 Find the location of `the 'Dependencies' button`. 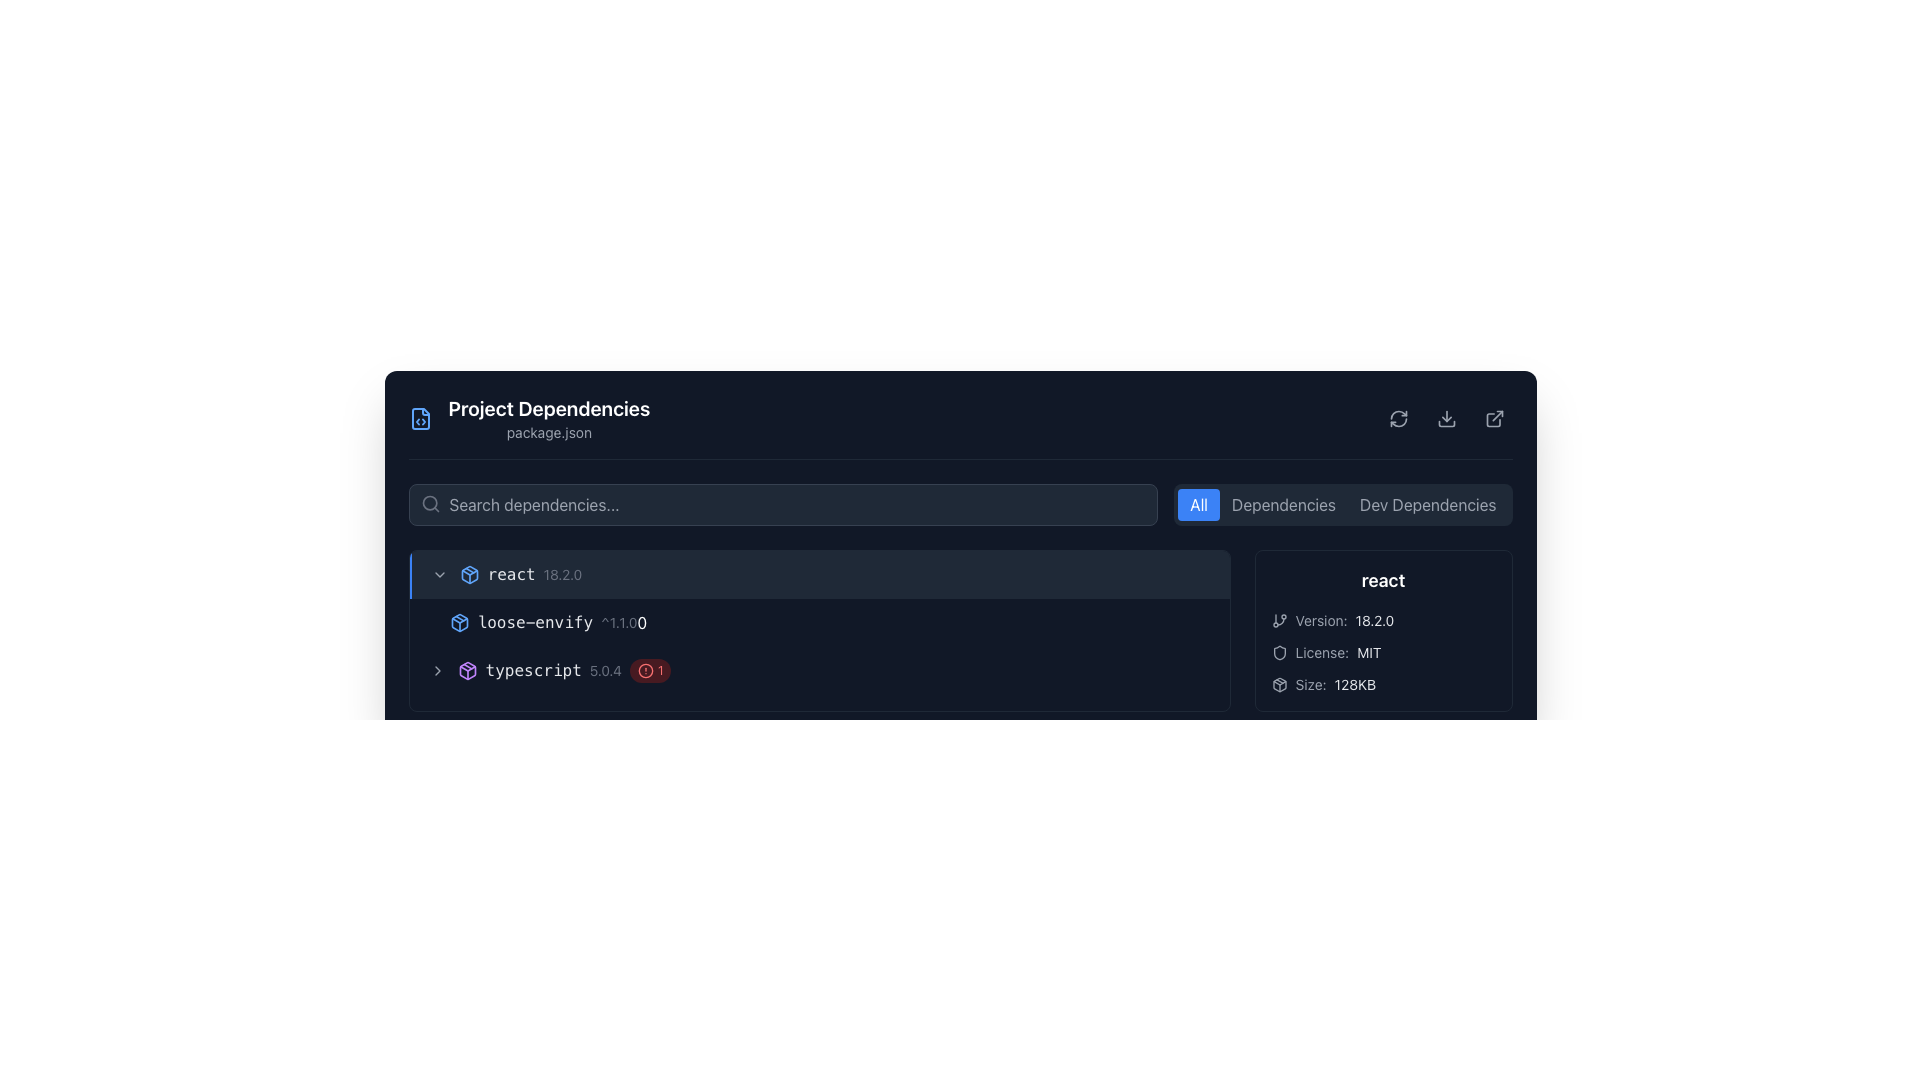

the 'Dependencies' button is located at coordinates (1283, 504).